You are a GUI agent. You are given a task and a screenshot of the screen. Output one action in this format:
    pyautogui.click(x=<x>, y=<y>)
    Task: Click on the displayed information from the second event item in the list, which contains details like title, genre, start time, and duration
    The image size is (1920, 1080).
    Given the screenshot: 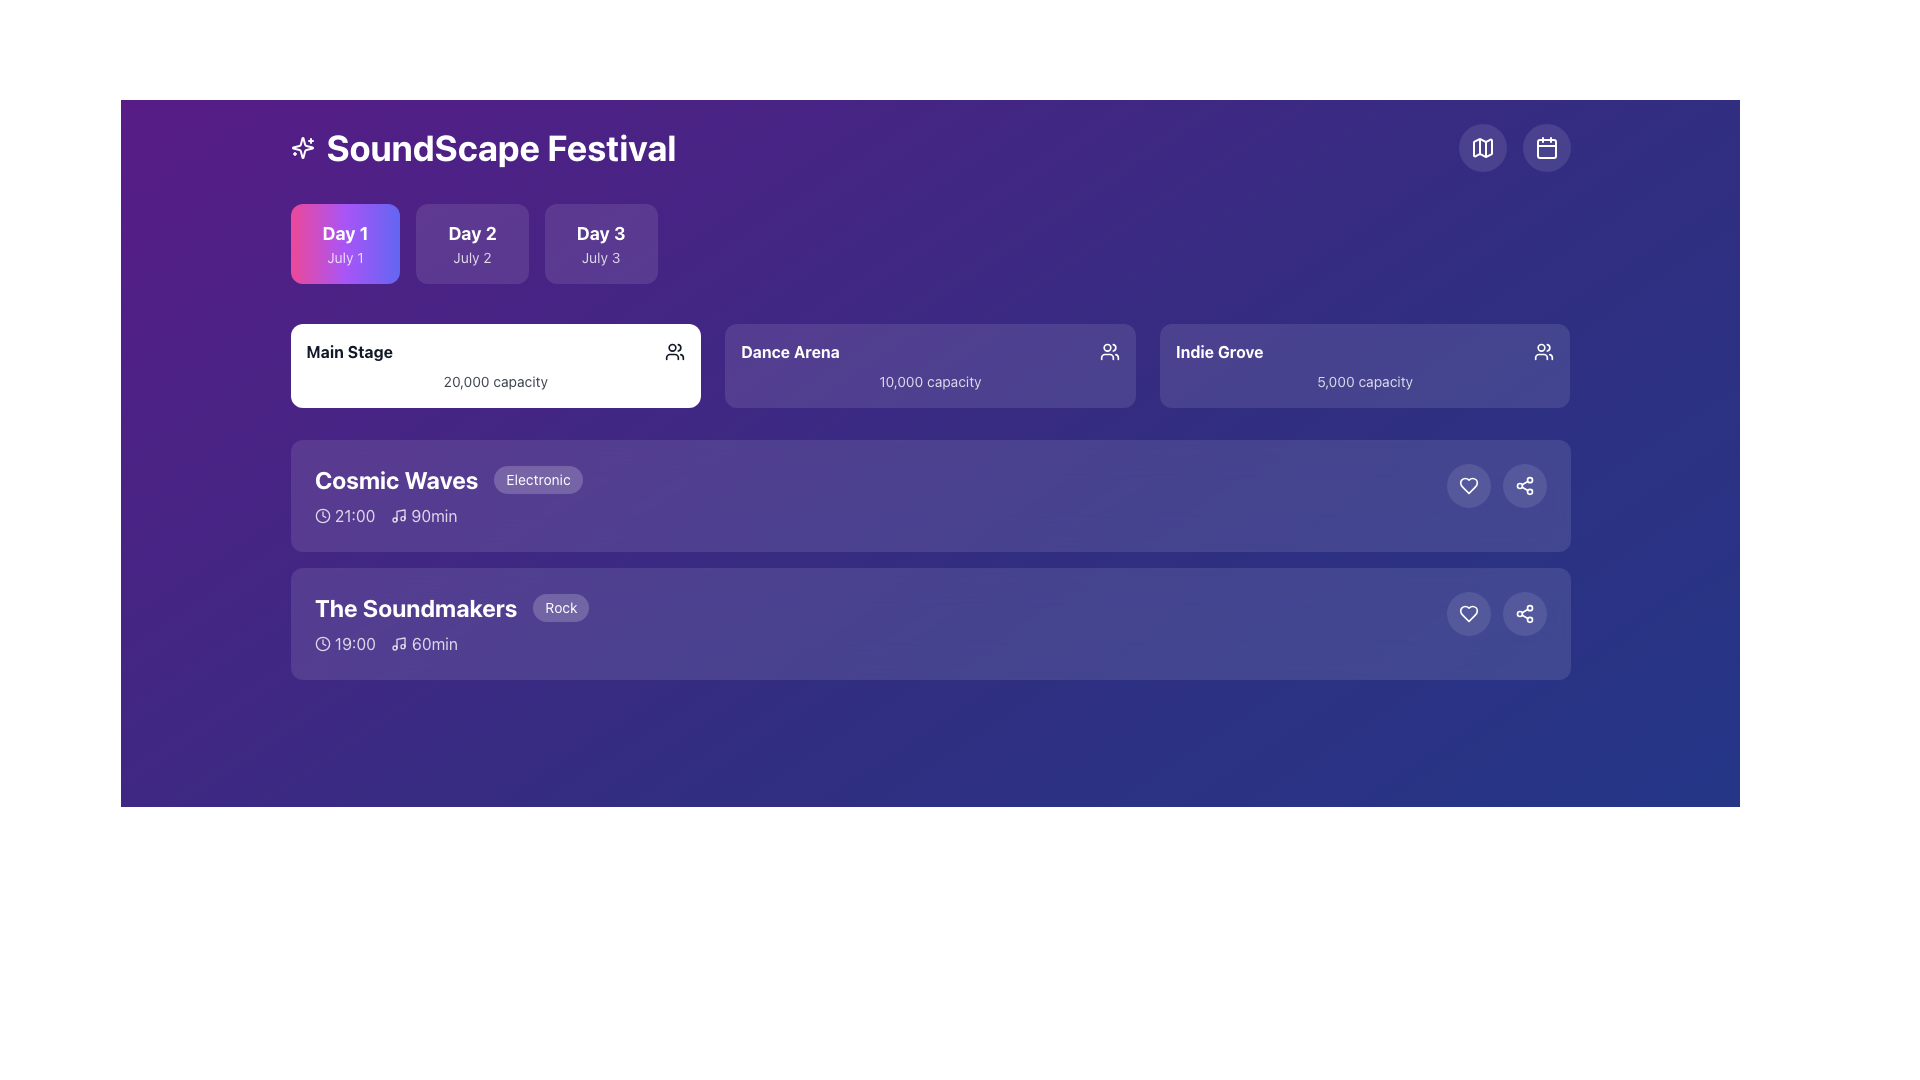 What is the action you would take?
    pyautogui.click(x=880, y=495)
    